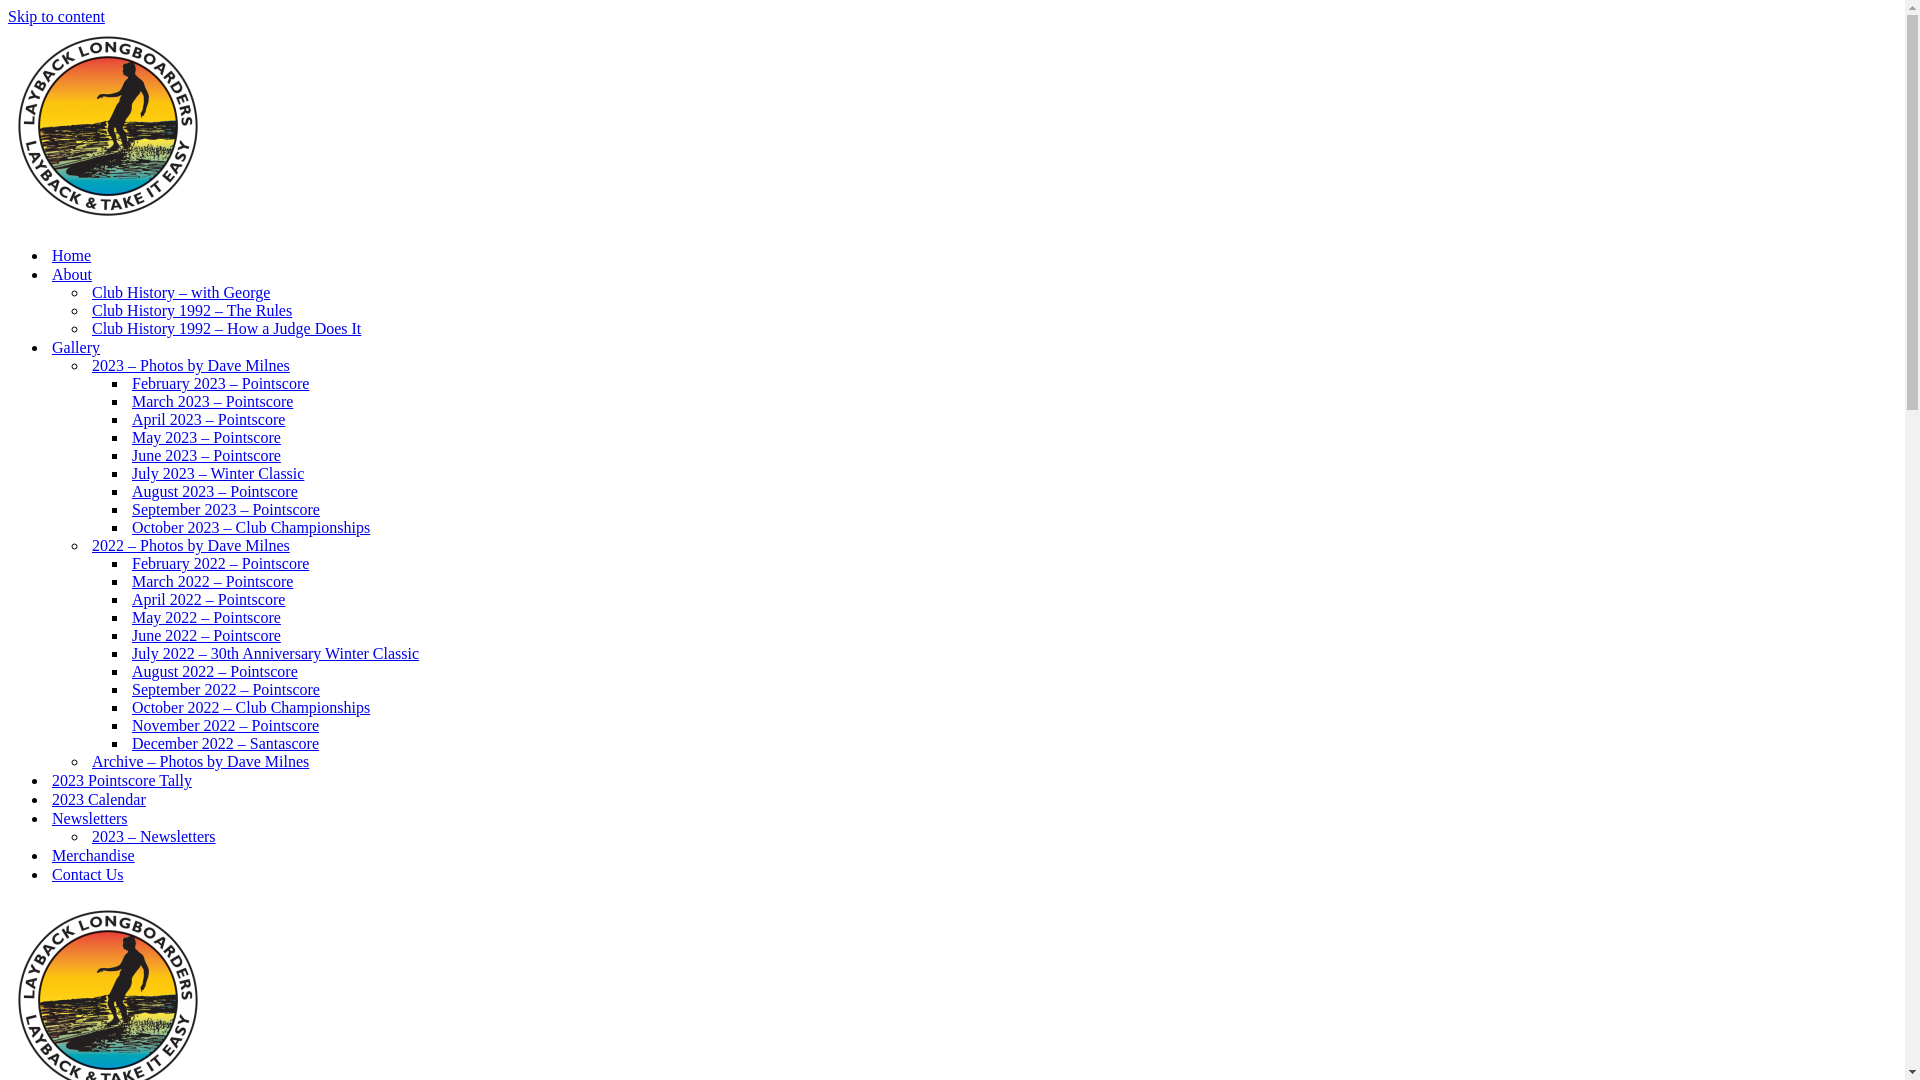  Describe the element at coordinates (89, 818) in the screenshot. I see `'Newsletters'` at that location.